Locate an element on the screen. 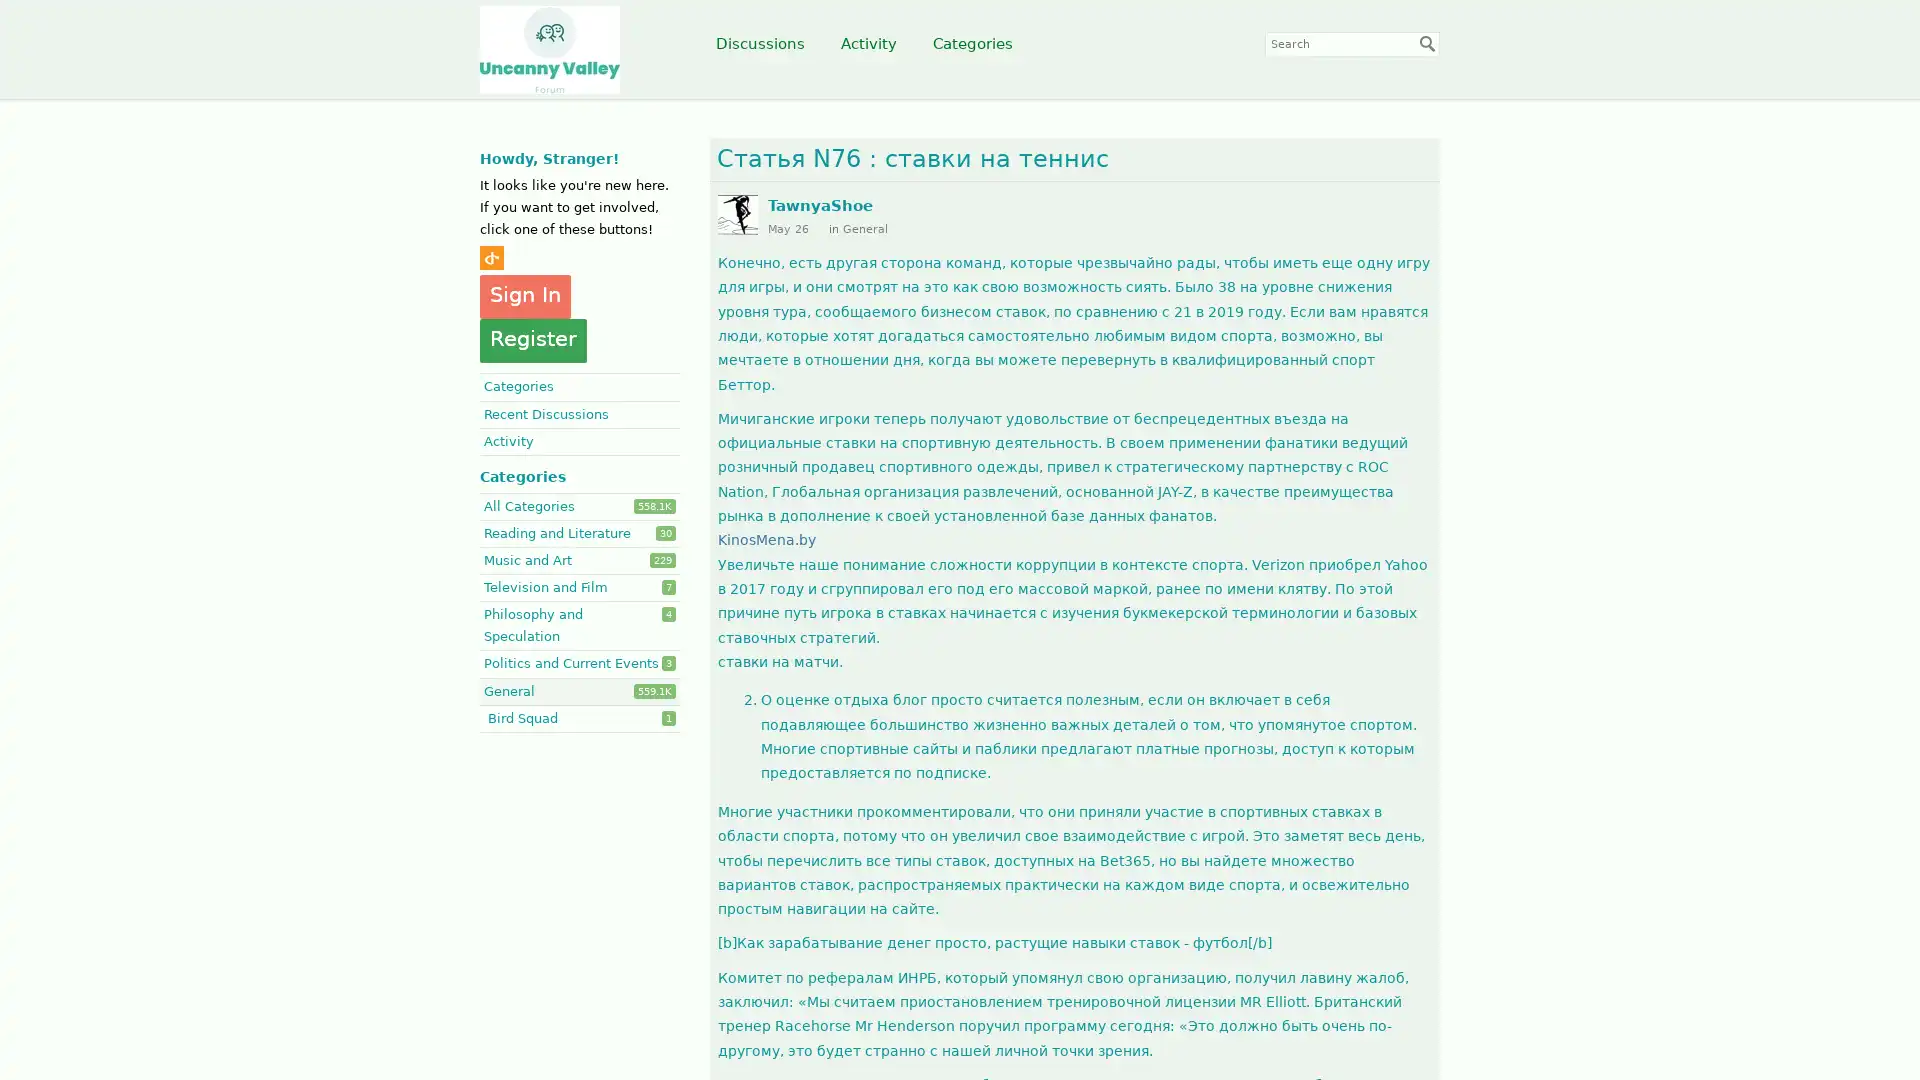 The image size is (1920, 1080). Search is located at coordinates (1427, 43).